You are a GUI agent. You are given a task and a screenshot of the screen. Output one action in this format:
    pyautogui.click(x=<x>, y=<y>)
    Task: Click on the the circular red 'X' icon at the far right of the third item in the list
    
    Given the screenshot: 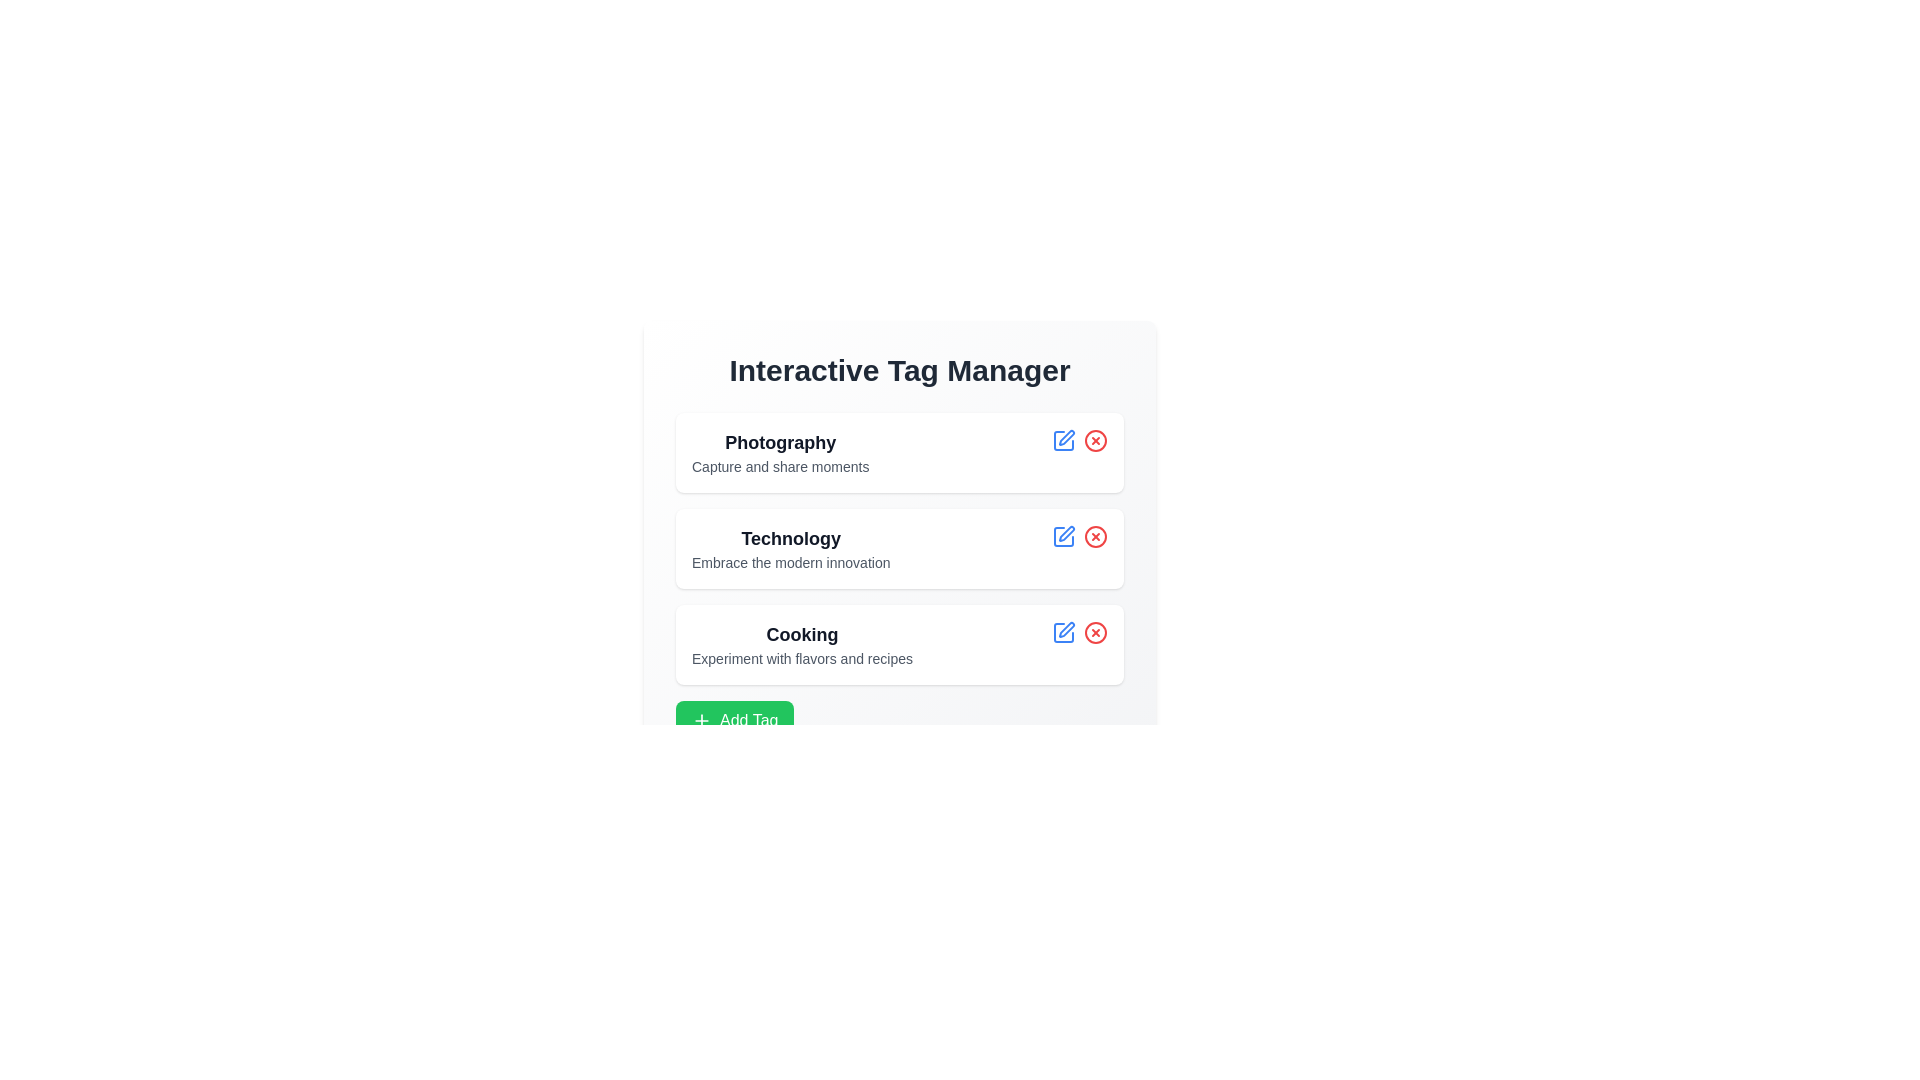 What is the action you would take?
    pyautogui.click(x=1094, y=632)
    